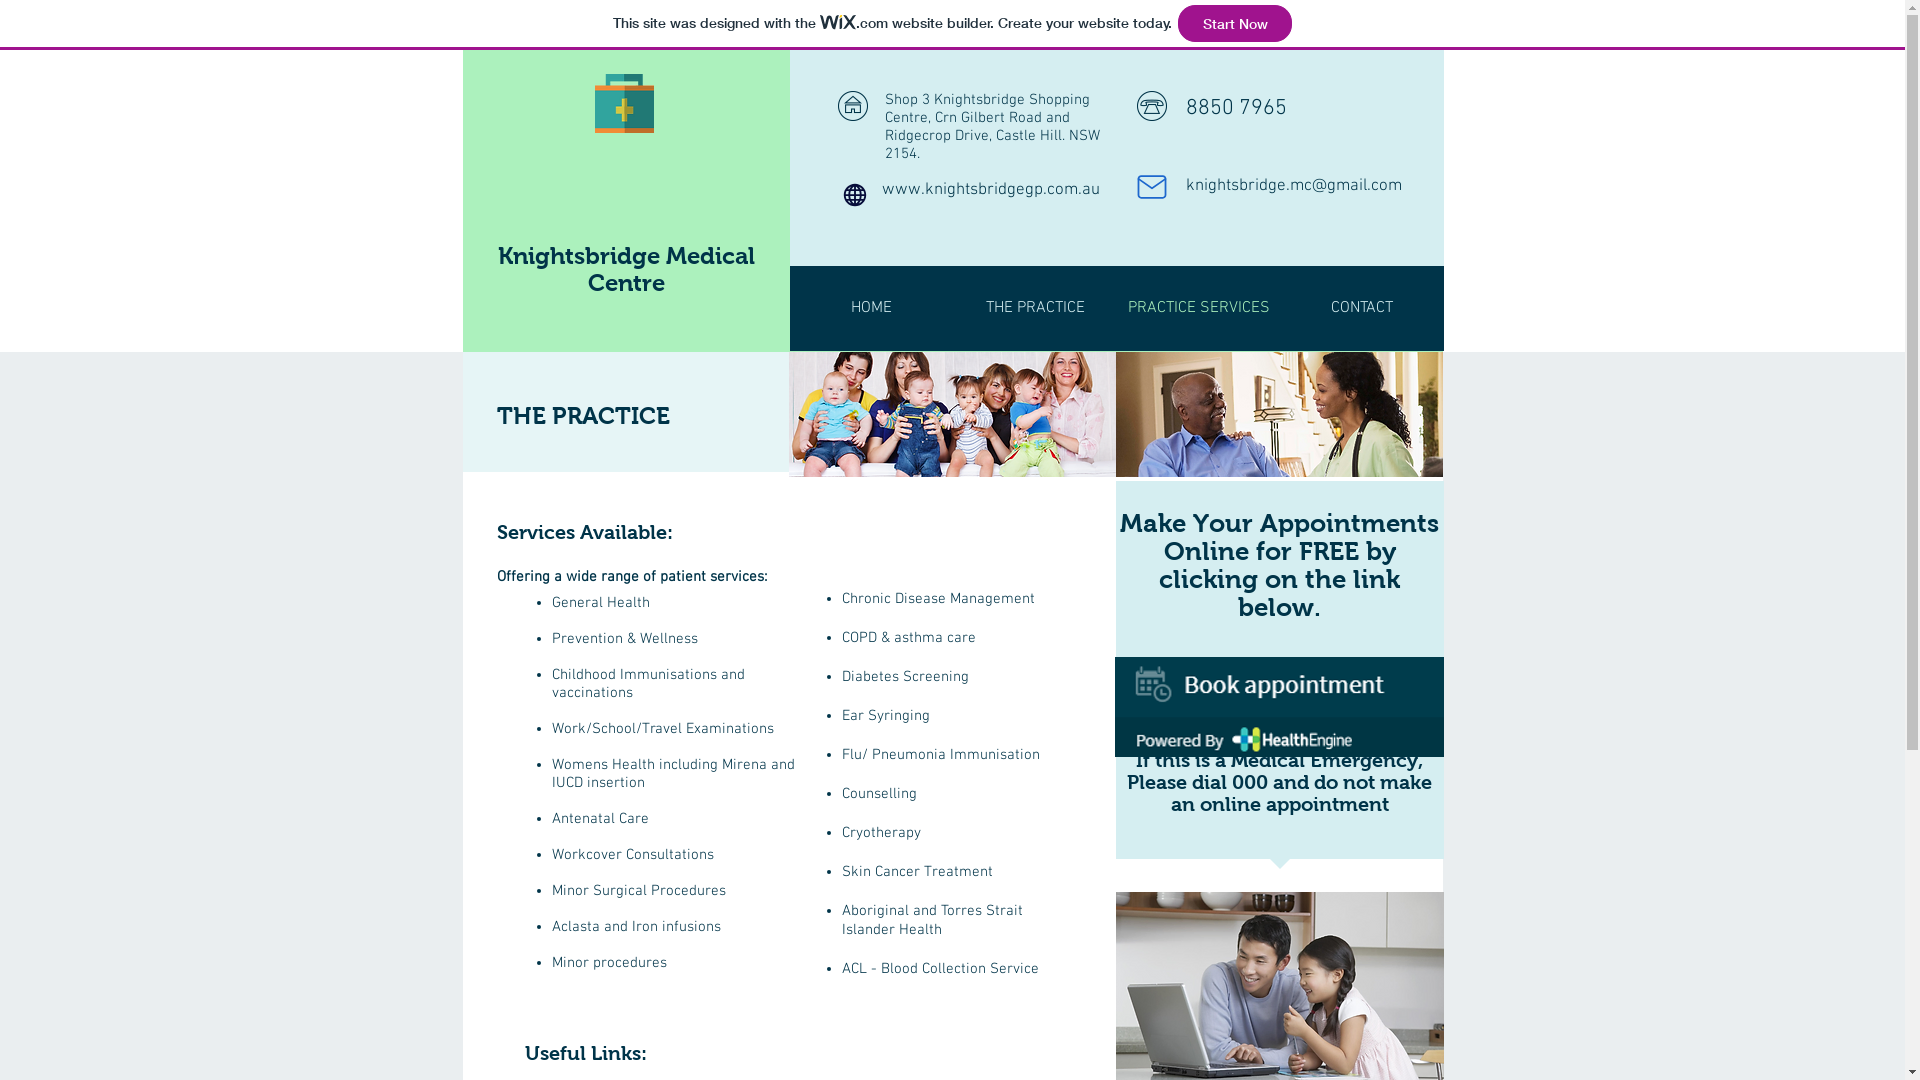 The width and height of the screenshot is (1920, 1080). Describe the element at coordinates (1199, 308) in the screenshot. I see `'PRACTICE SERVICES'` at that location.